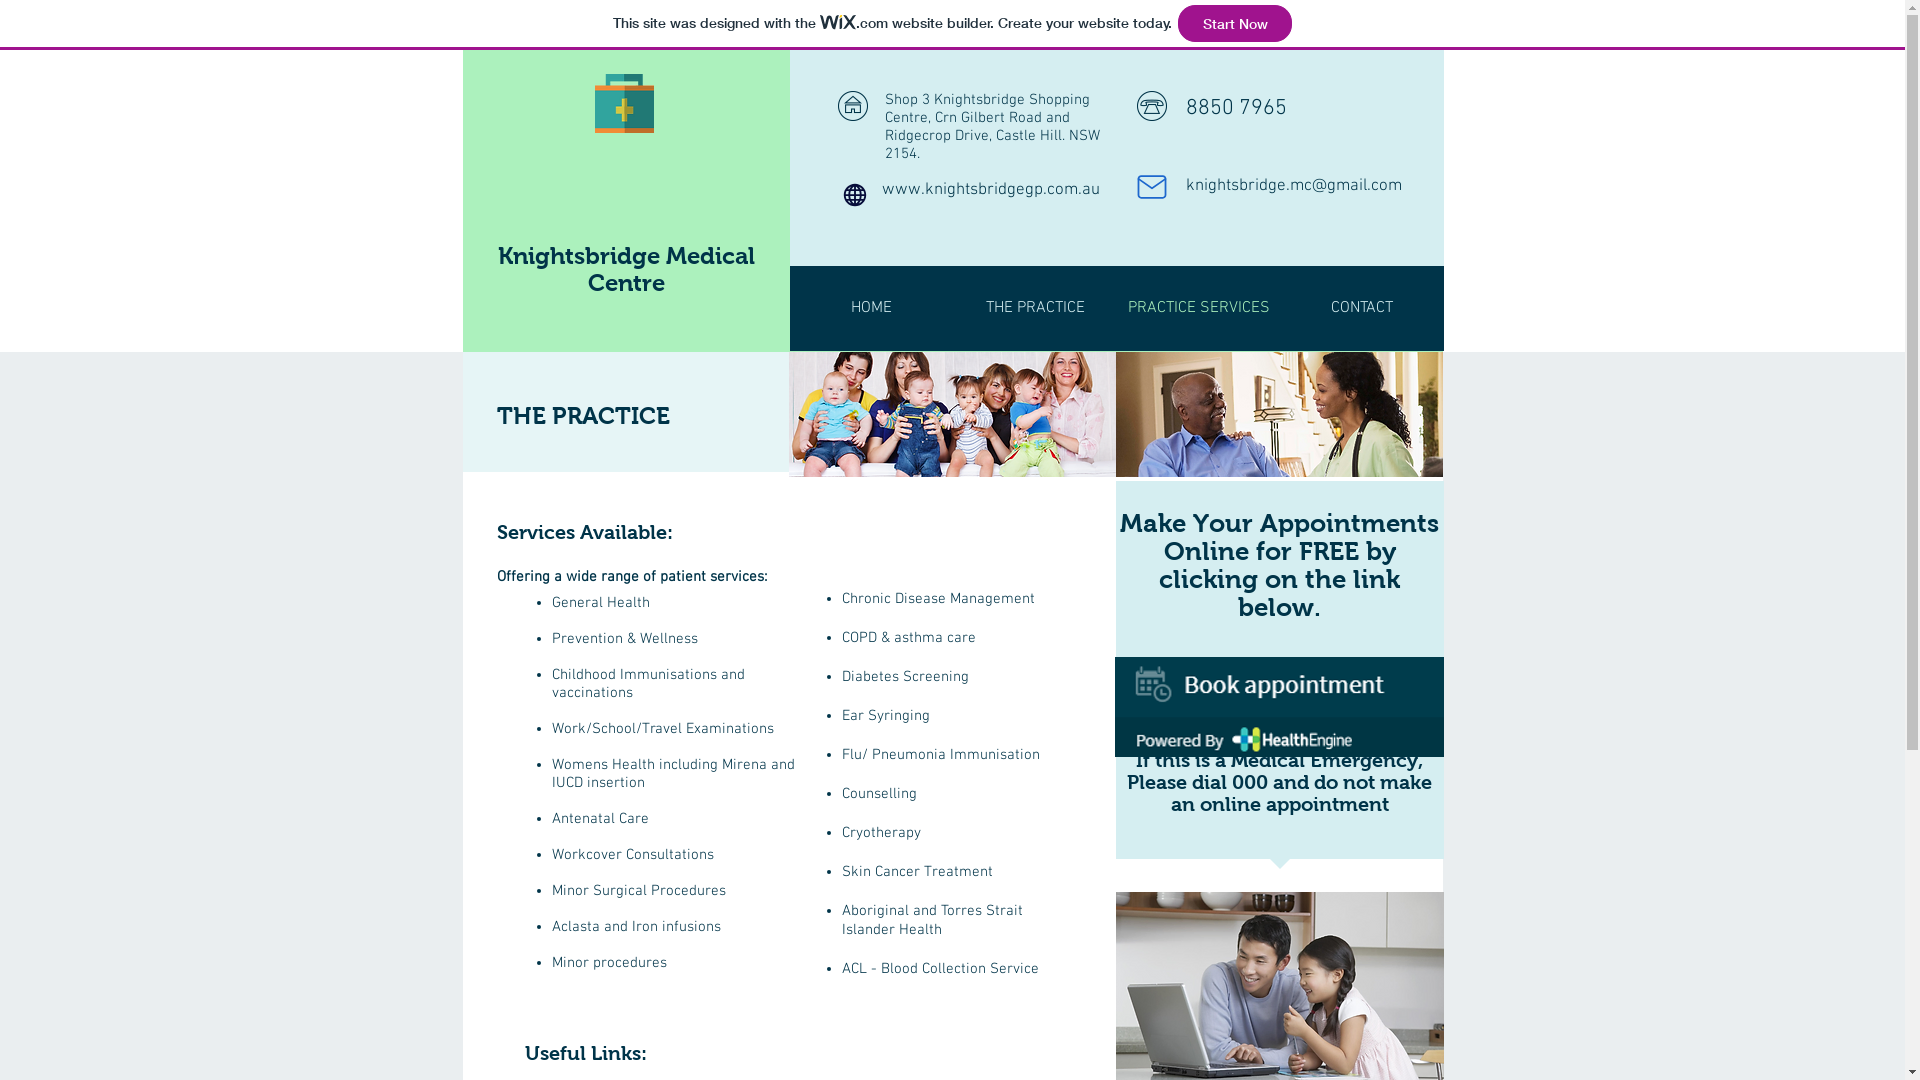 The width and height of the screenshot is (1920, 1080). Describe the element at coordinates (1199, 308) in the screenshot. I see `'PRACTICE SERVICES'` at that location.